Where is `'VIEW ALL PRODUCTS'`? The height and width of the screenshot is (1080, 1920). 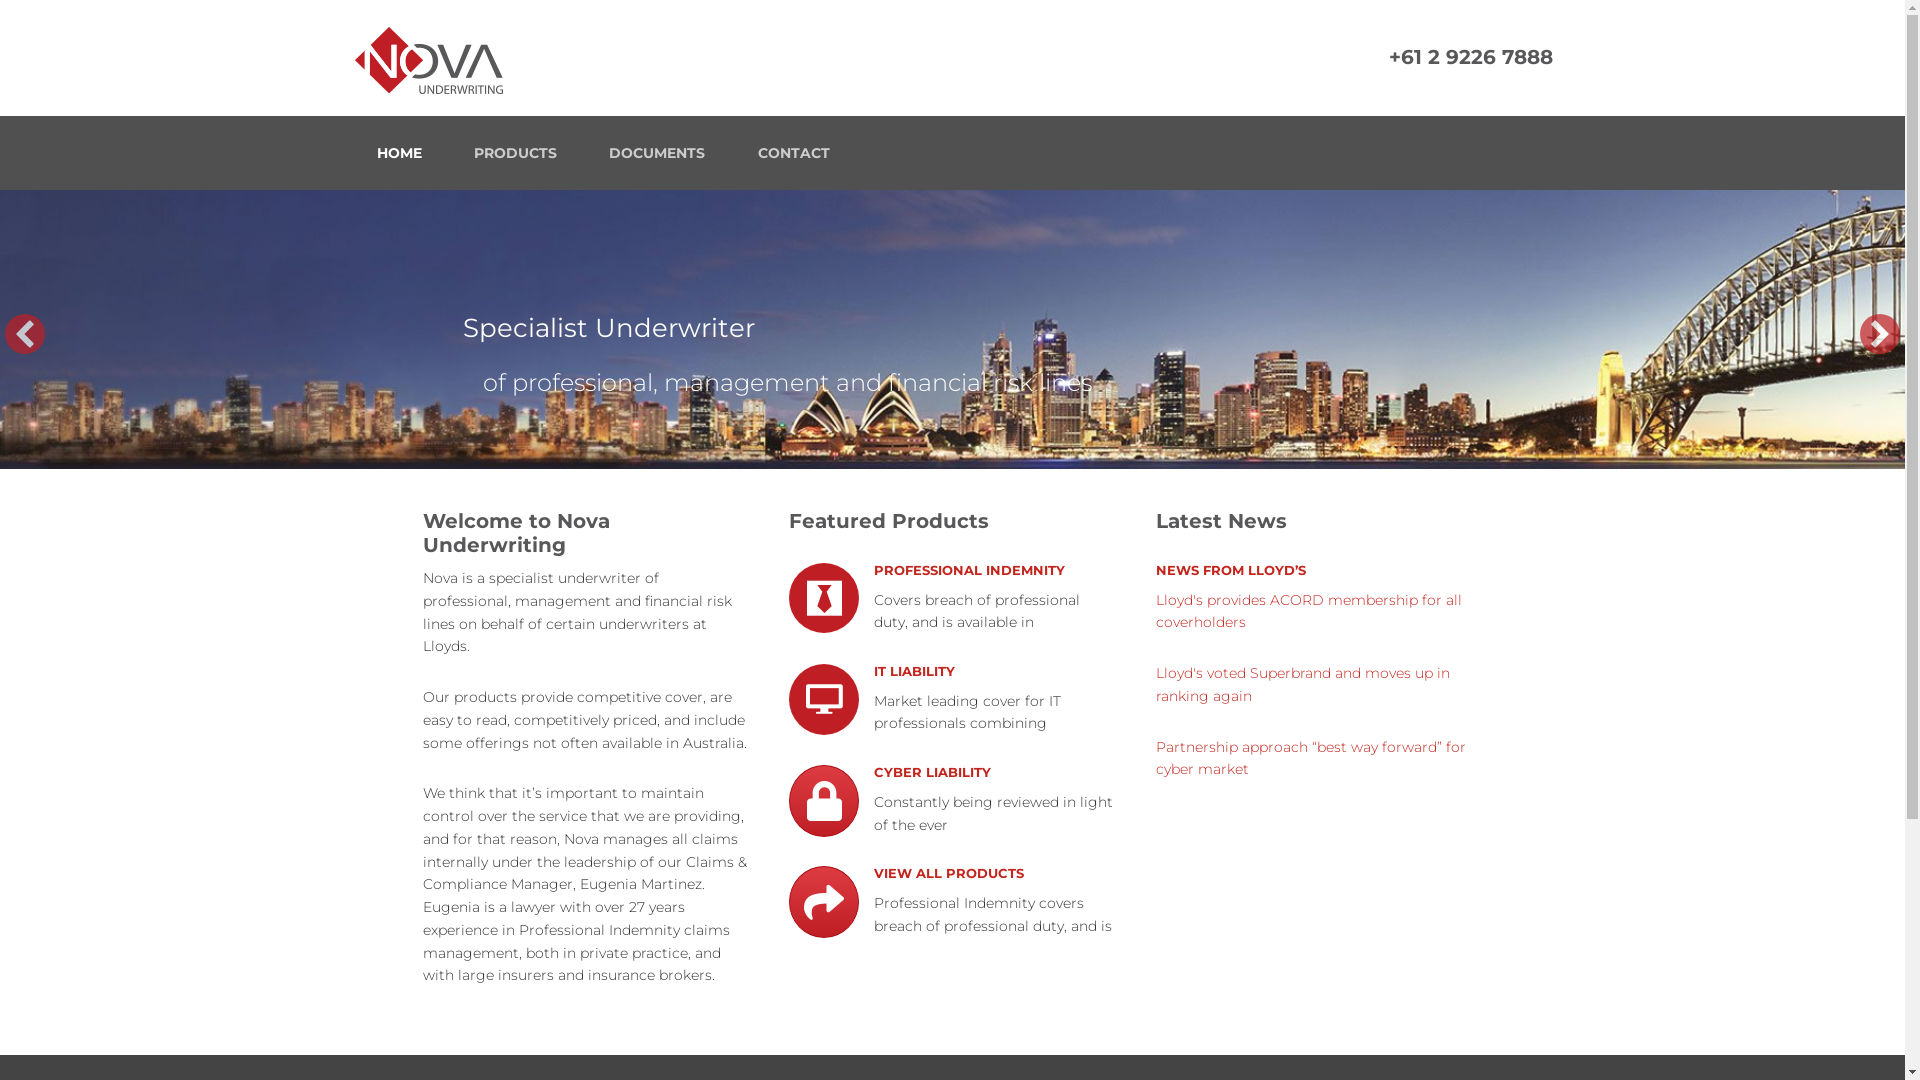 'VIEW ALL PRODUCTS' is located at coordinates (948, 874).